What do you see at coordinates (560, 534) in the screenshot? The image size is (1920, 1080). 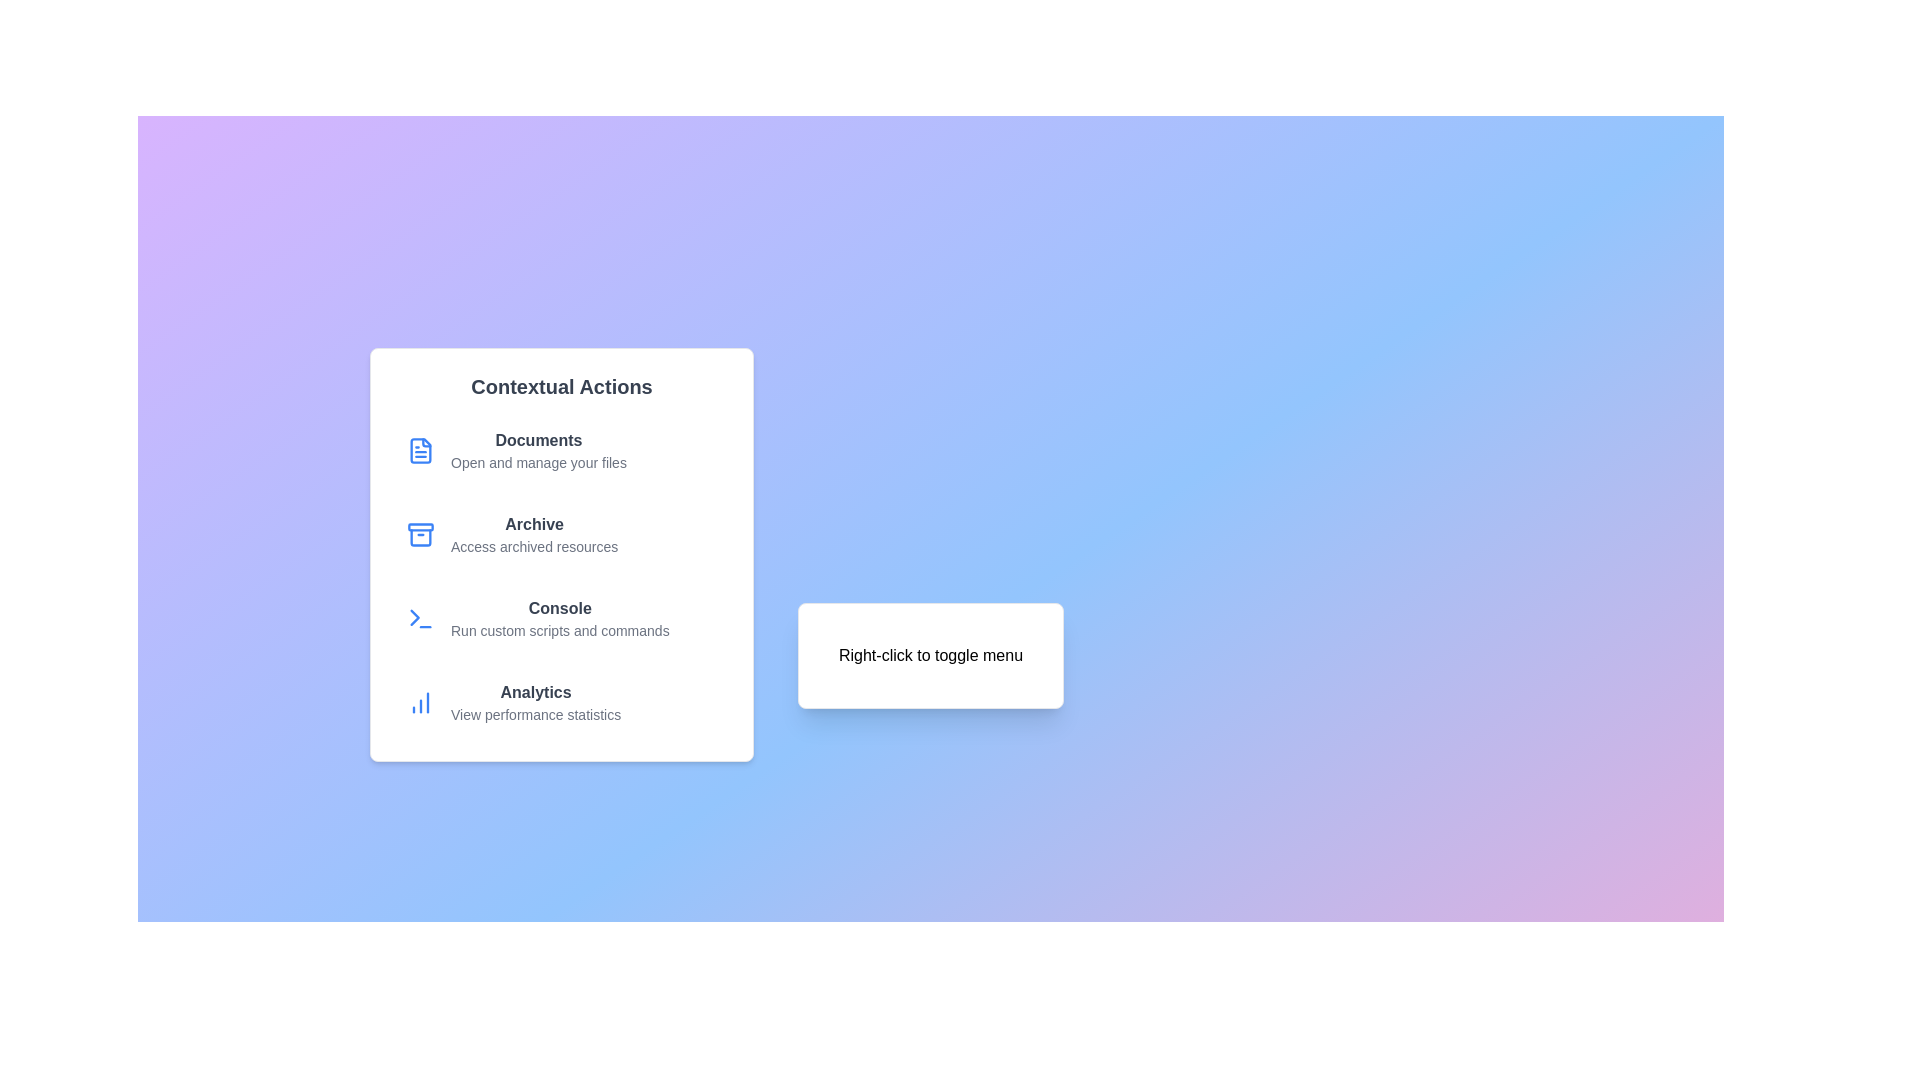 I see `the menu option Archive to view its hover effect` at bounding box center [560, 534].